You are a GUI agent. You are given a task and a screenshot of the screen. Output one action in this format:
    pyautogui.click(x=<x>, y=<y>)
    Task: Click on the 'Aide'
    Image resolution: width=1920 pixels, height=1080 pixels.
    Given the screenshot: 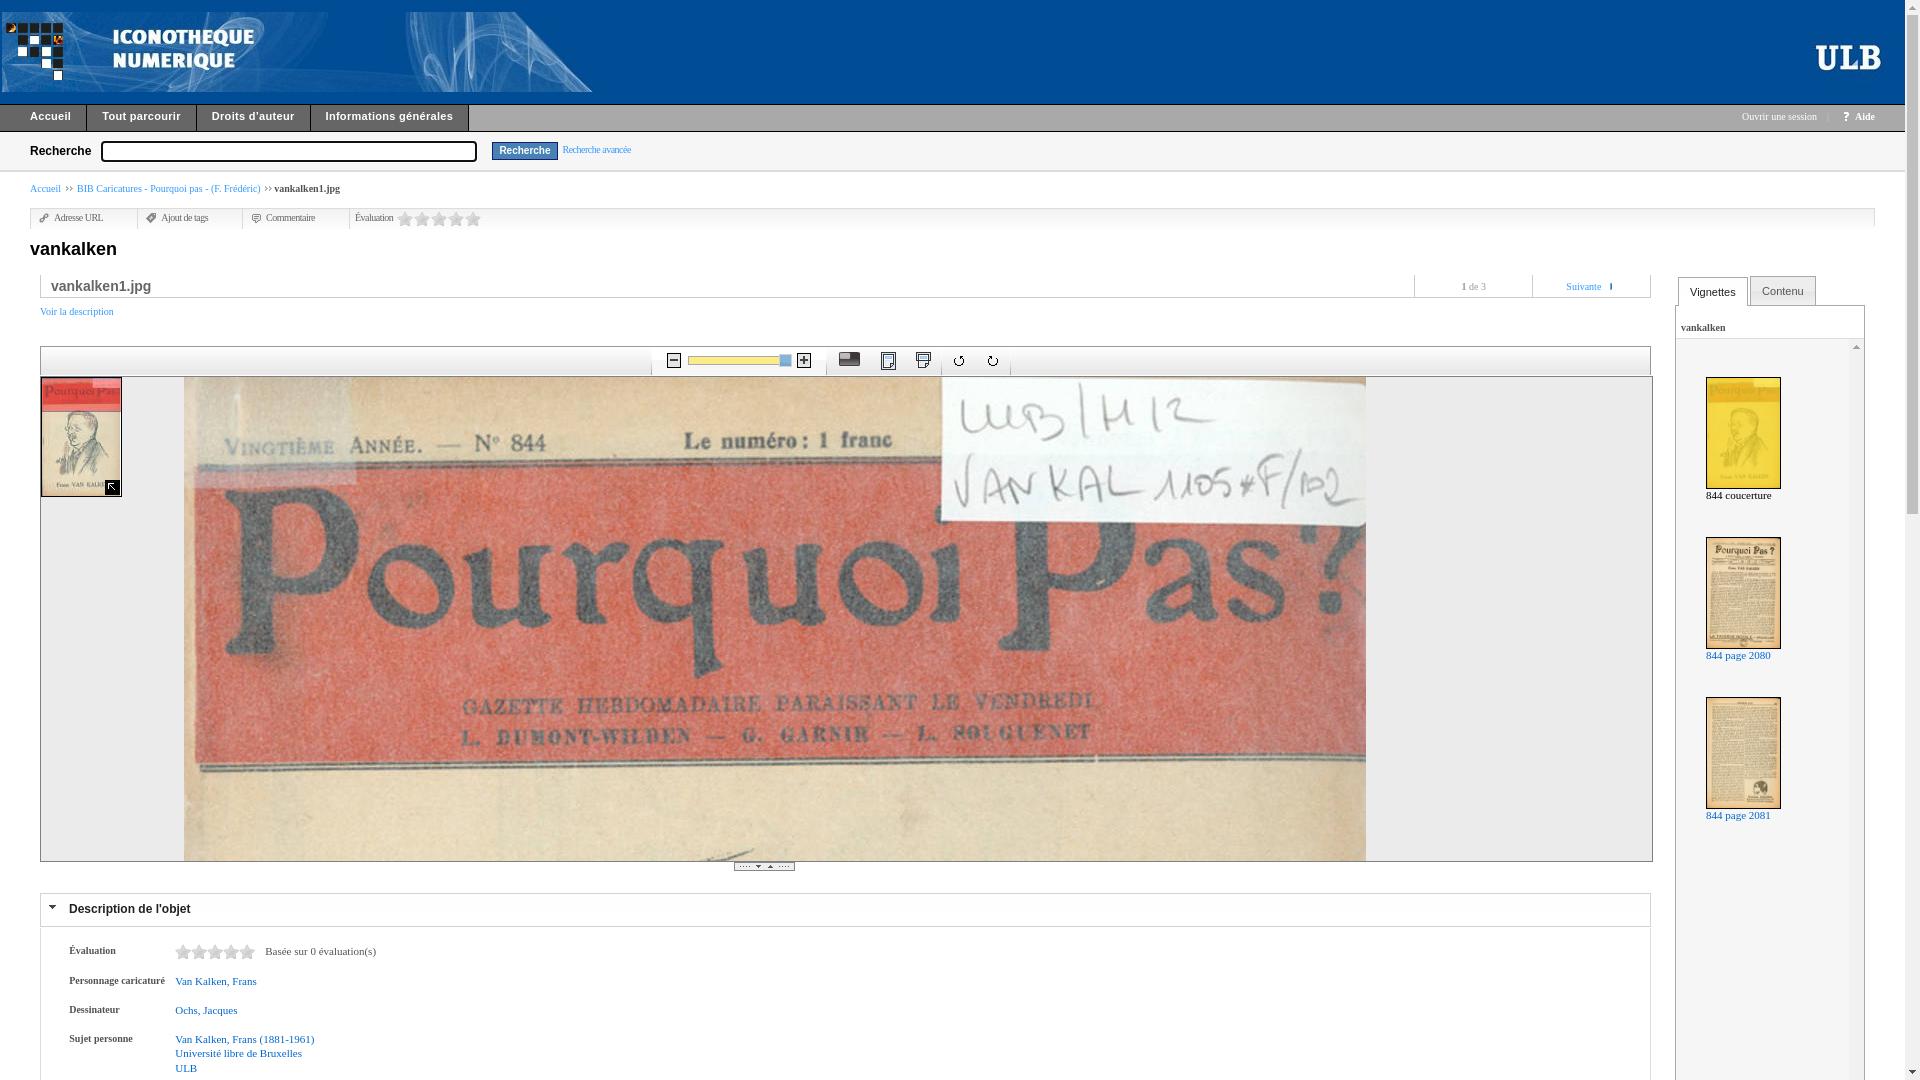 What is the action you would take?
    pyautogui.click(x=1864, y=116)
    